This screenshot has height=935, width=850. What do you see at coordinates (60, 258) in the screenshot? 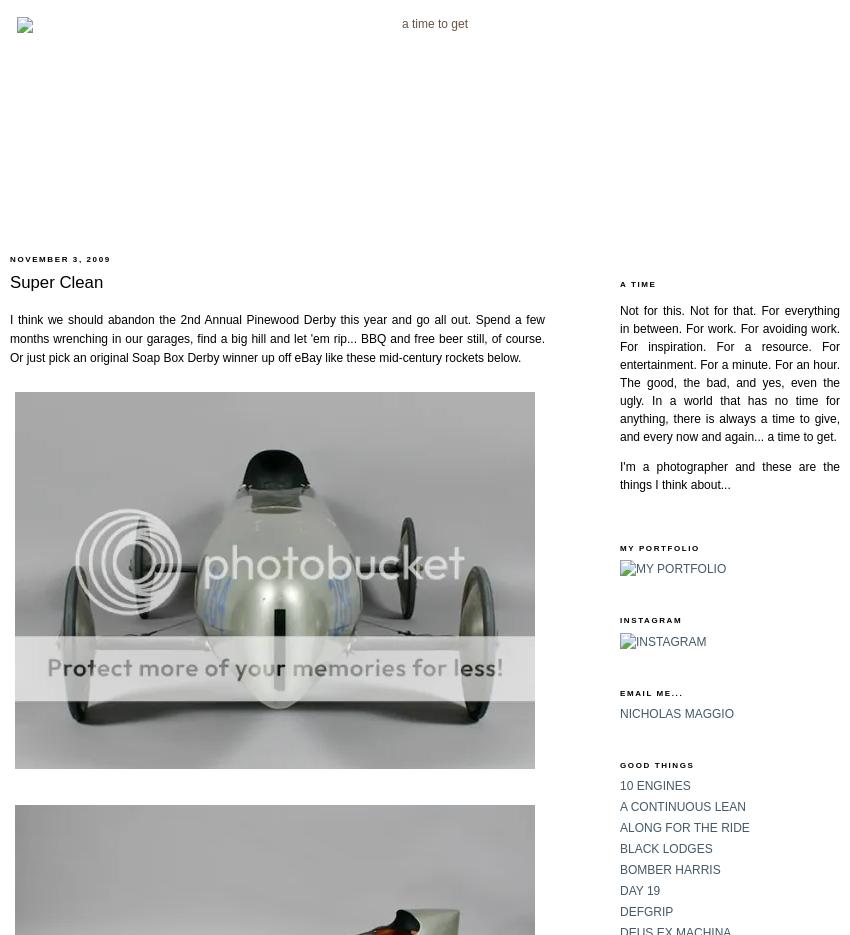
I see `'November 3, 2009'` at bounding box center [60, 258].